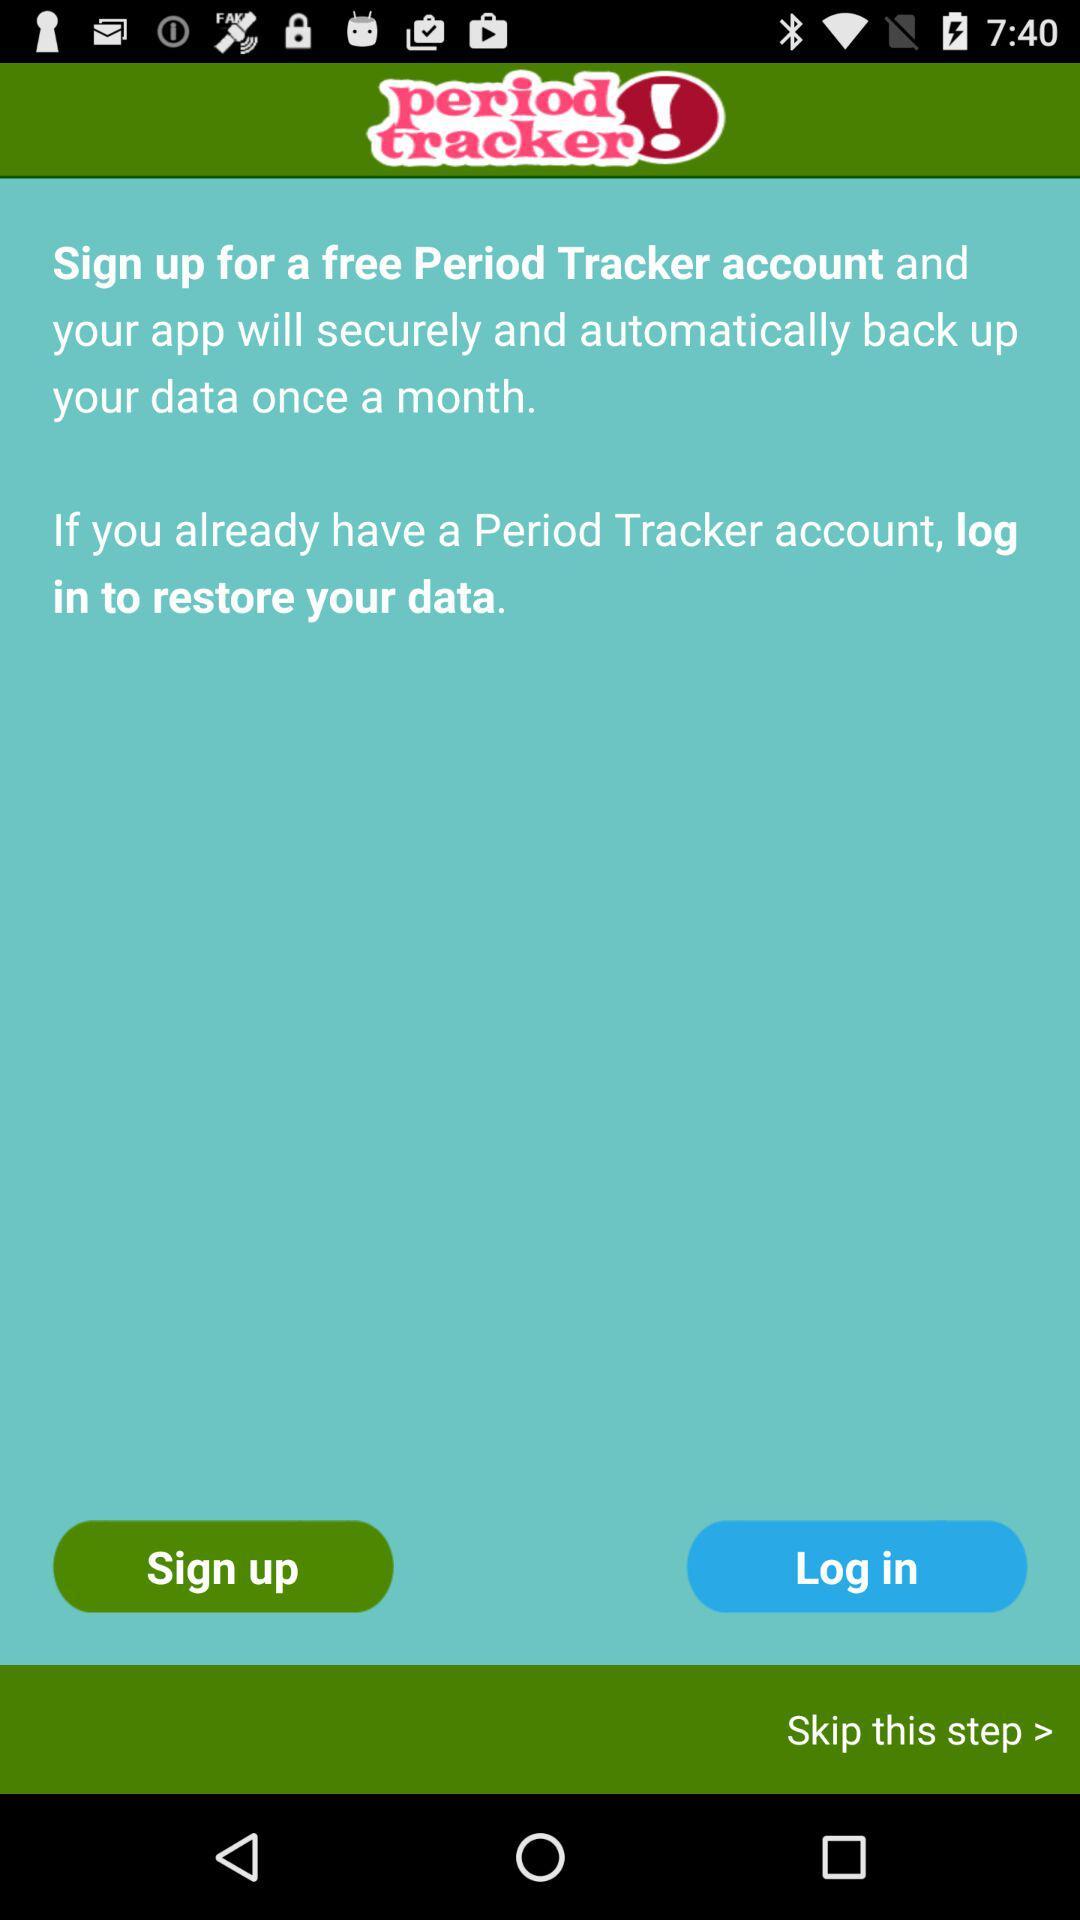 This screenshot has width=1080, height=1920. Describe the element at coordinates (855, 1565) in the screenshot. I see `the icon next to the sign up` at that location.